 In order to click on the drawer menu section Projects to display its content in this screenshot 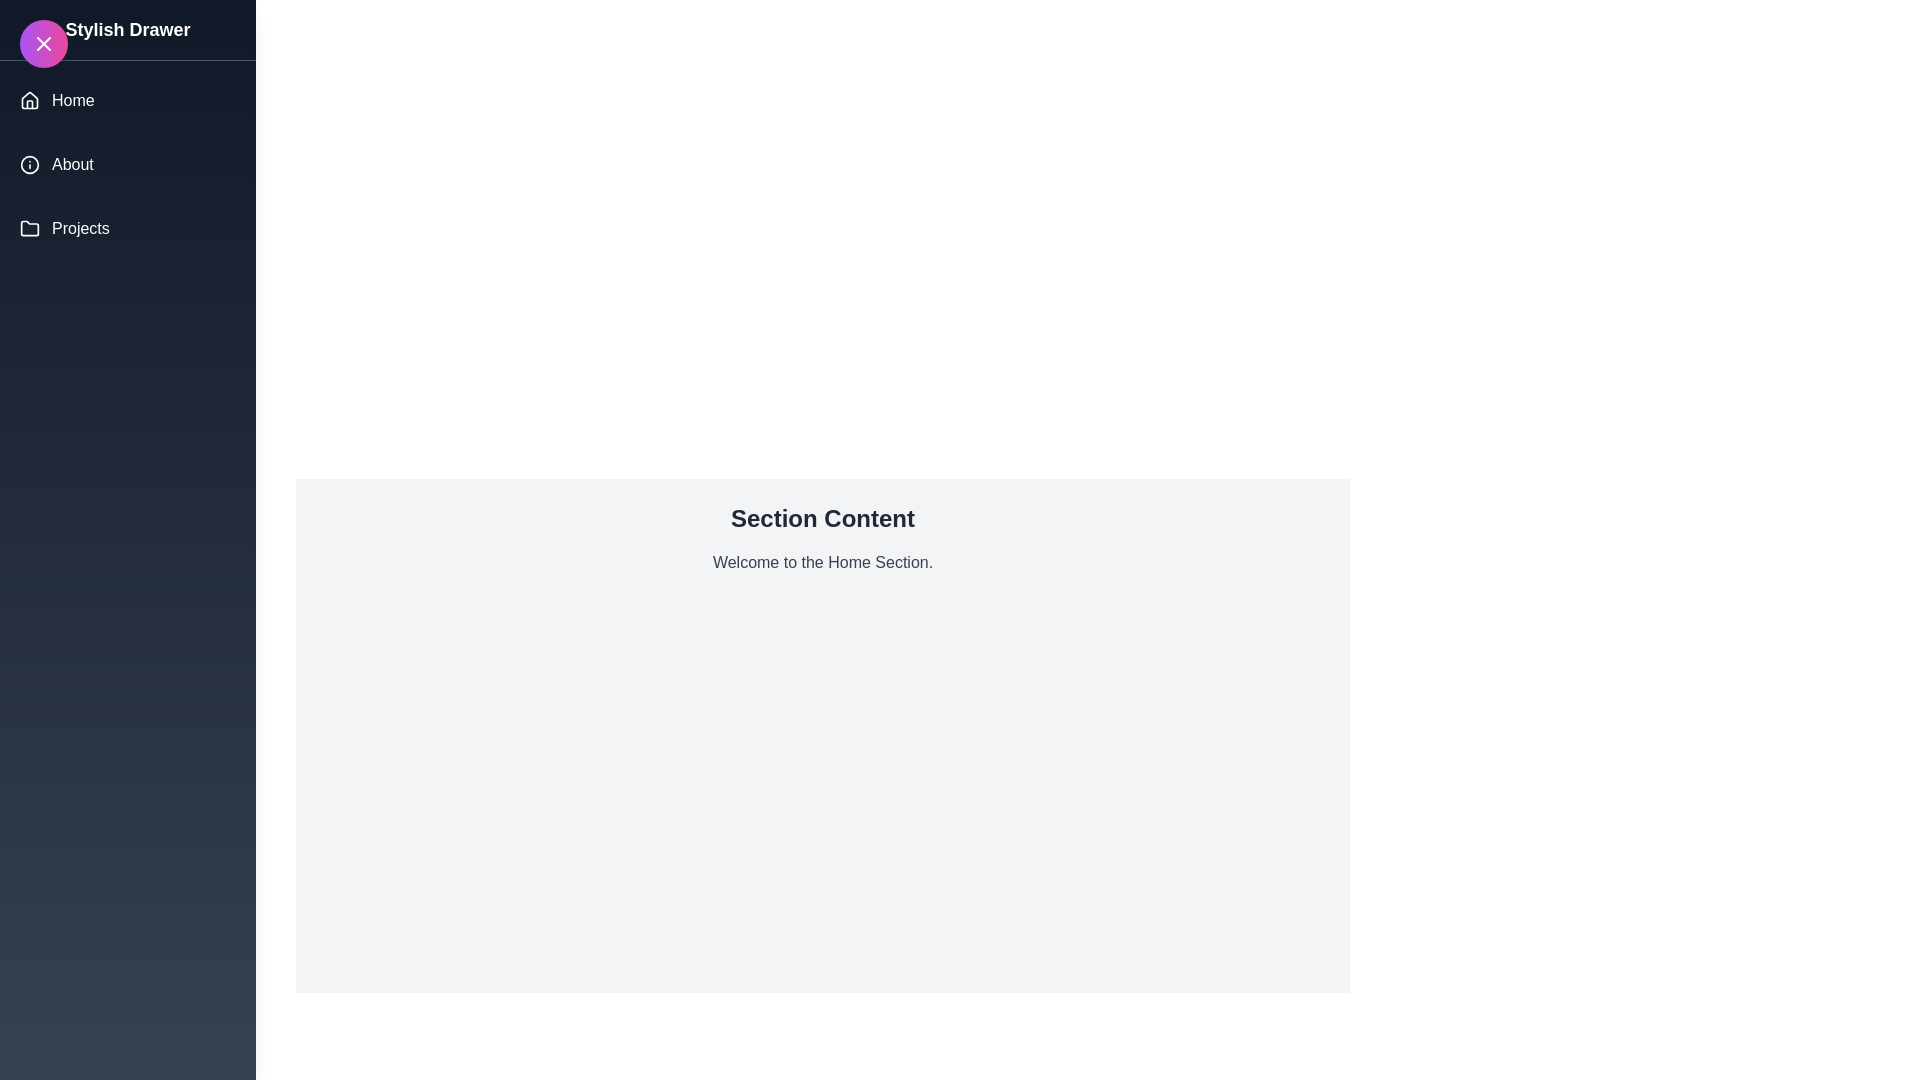, I will do `click(127, 227)`.